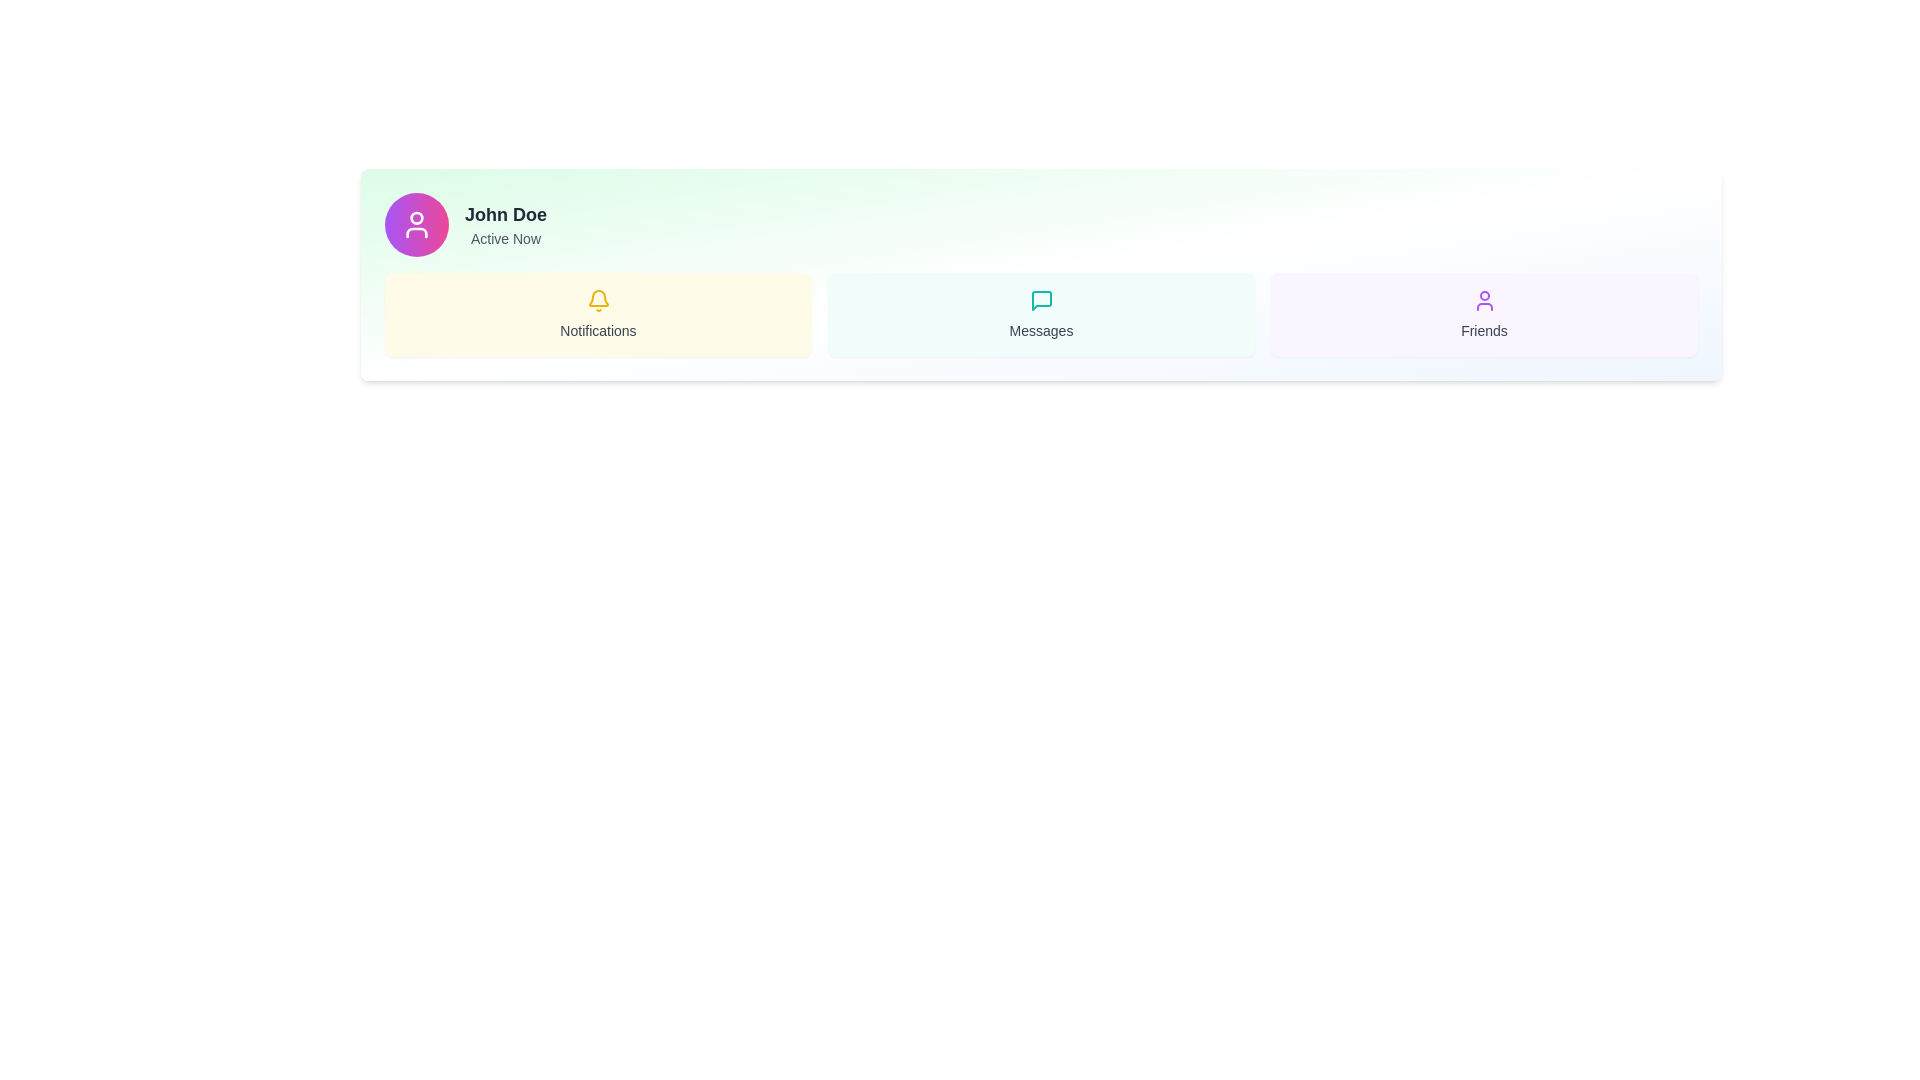  I want to click on the yellow bell-shaped icon located in the 'Notifications' section of the interface, so click(597, 298).